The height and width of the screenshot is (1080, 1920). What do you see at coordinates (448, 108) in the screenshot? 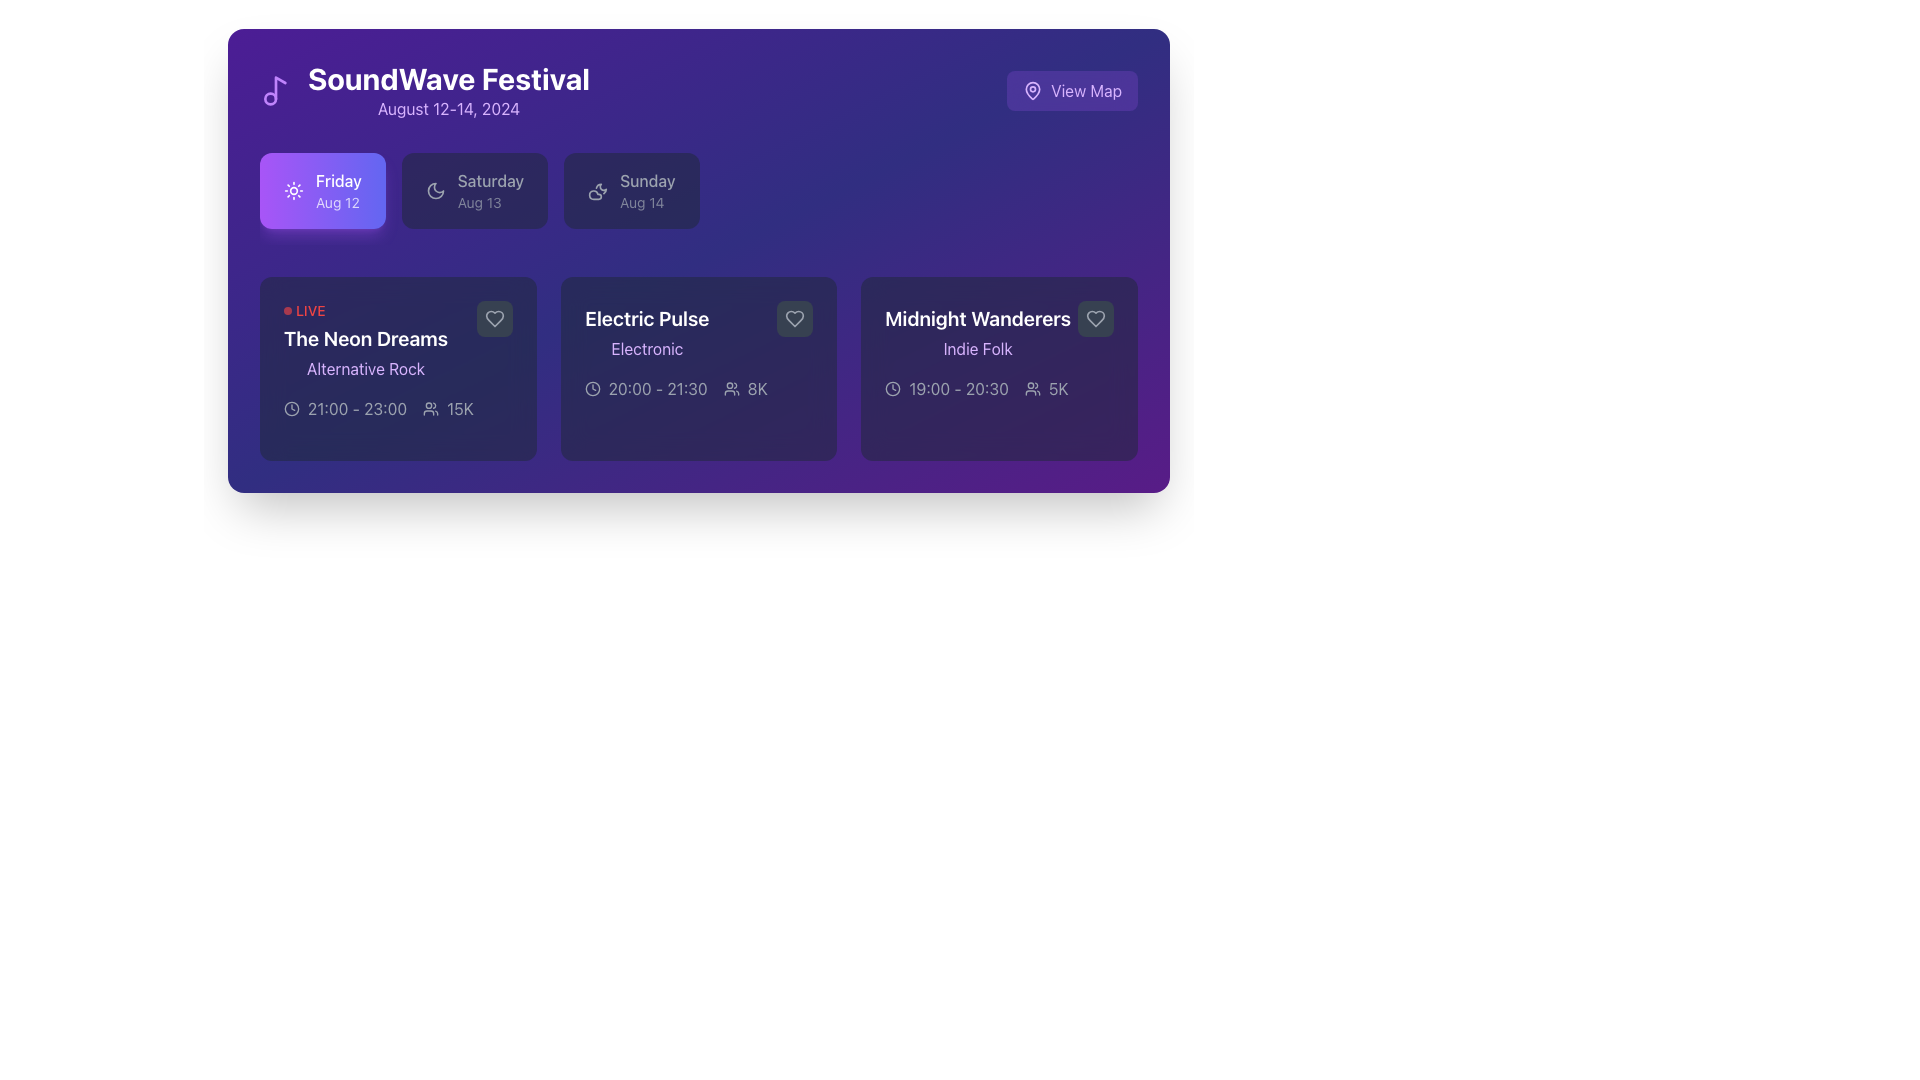
I see `the interactive Text label providing the date range for the 'SoundWave Festival' event, positioned directly below the title in the top-left section of the page` at bounding box center [448, 108].